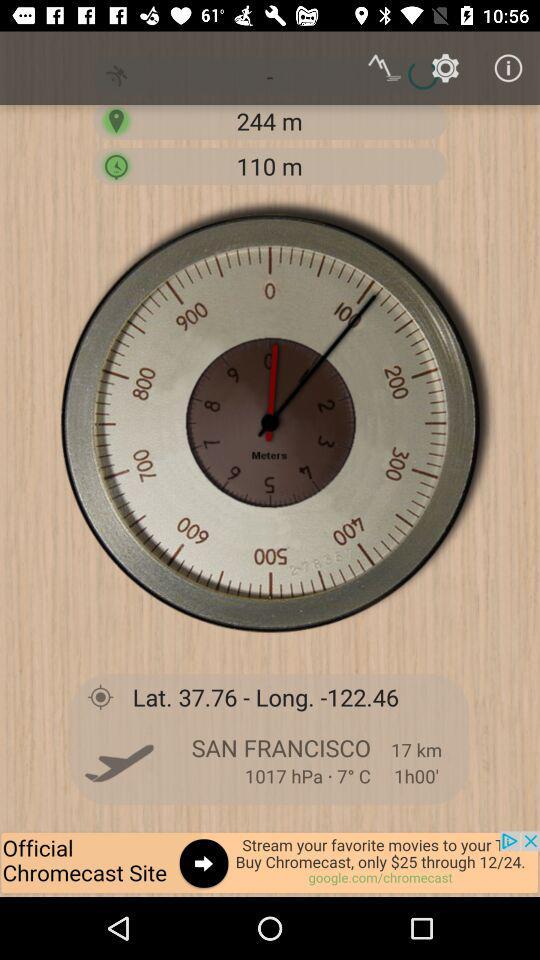  What do you see at coordinates (270, 422) in the screenshot?
I see `the label shown below 110 m` at bounding box center [270, 422].